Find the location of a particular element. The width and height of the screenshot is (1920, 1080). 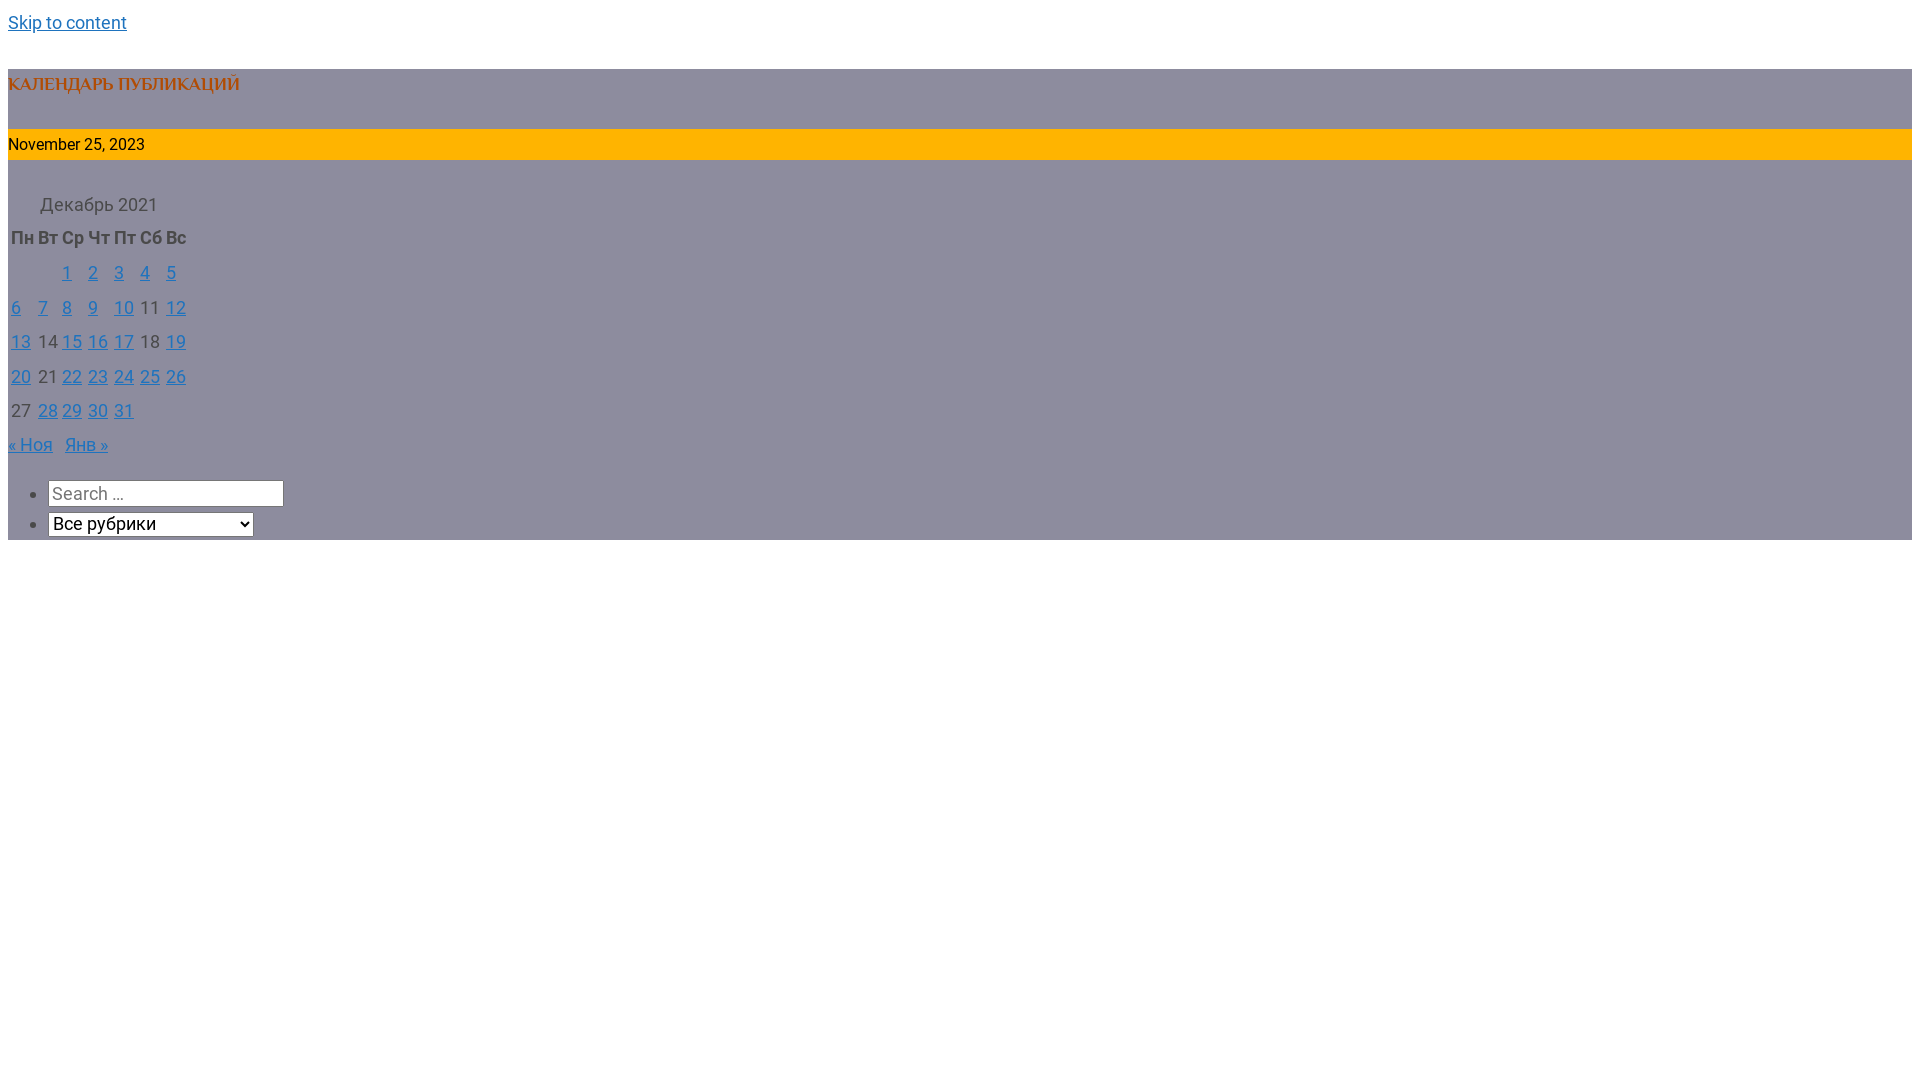

'10' is located at coordinates (123, 307).